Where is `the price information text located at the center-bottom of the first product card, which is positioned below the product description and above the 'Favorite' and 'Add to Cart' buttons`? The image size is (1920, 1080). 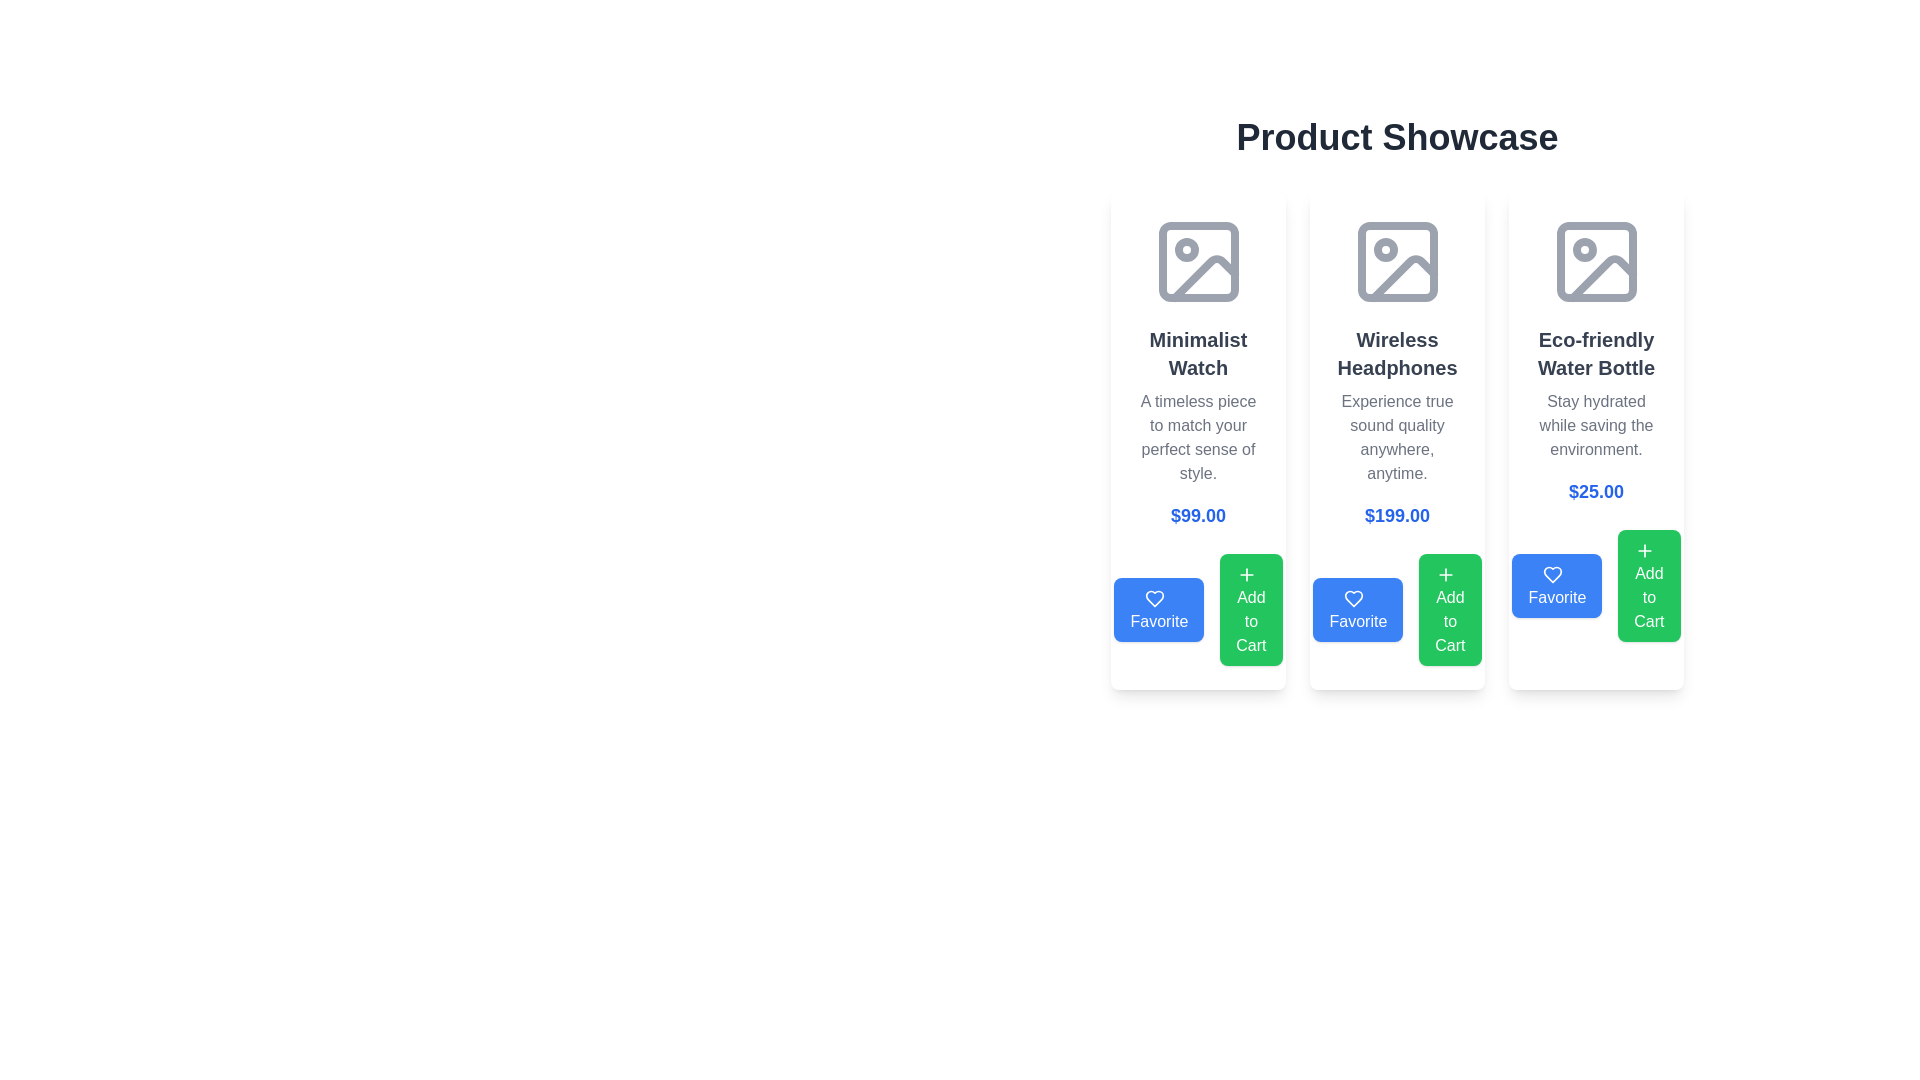
the price information text located at the center-bottom of the first product card, which is positioned below the product description and above the 'Favorite' and 'Add to Cart' buttons is located at coordinates (1198, 515).